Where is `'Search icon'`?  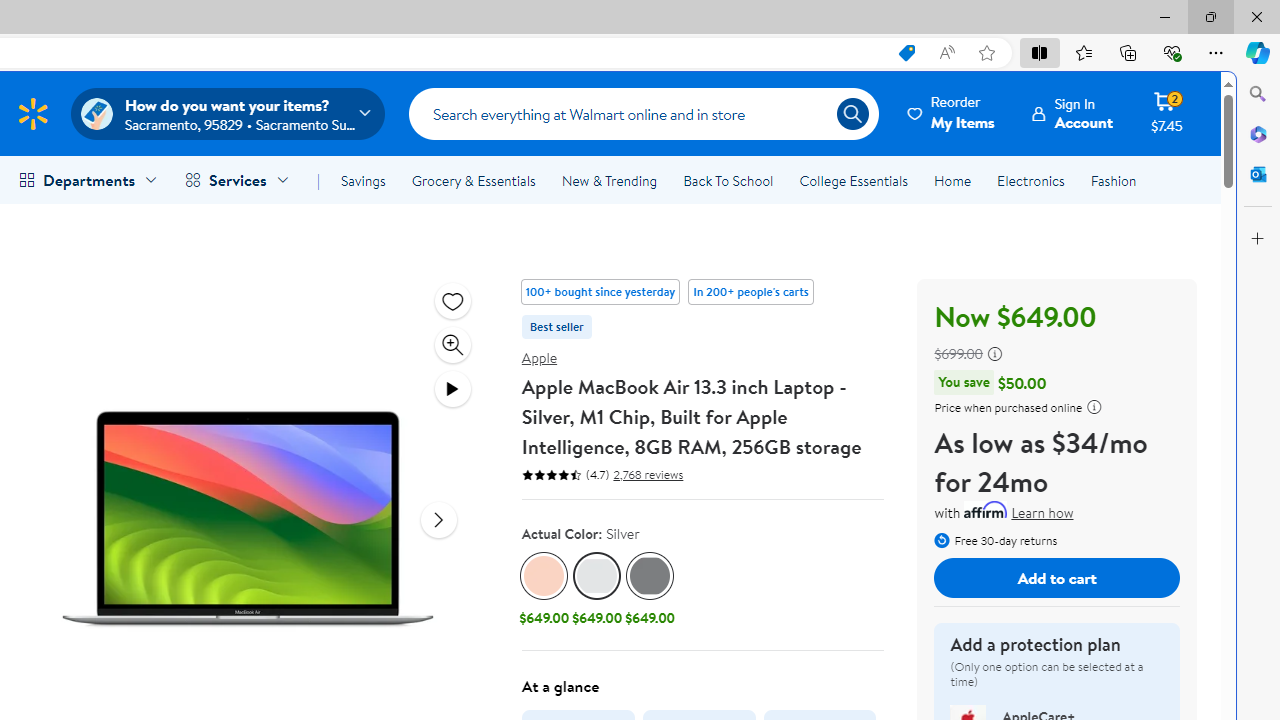 'Search icon' is located at coordinates (852, 114).